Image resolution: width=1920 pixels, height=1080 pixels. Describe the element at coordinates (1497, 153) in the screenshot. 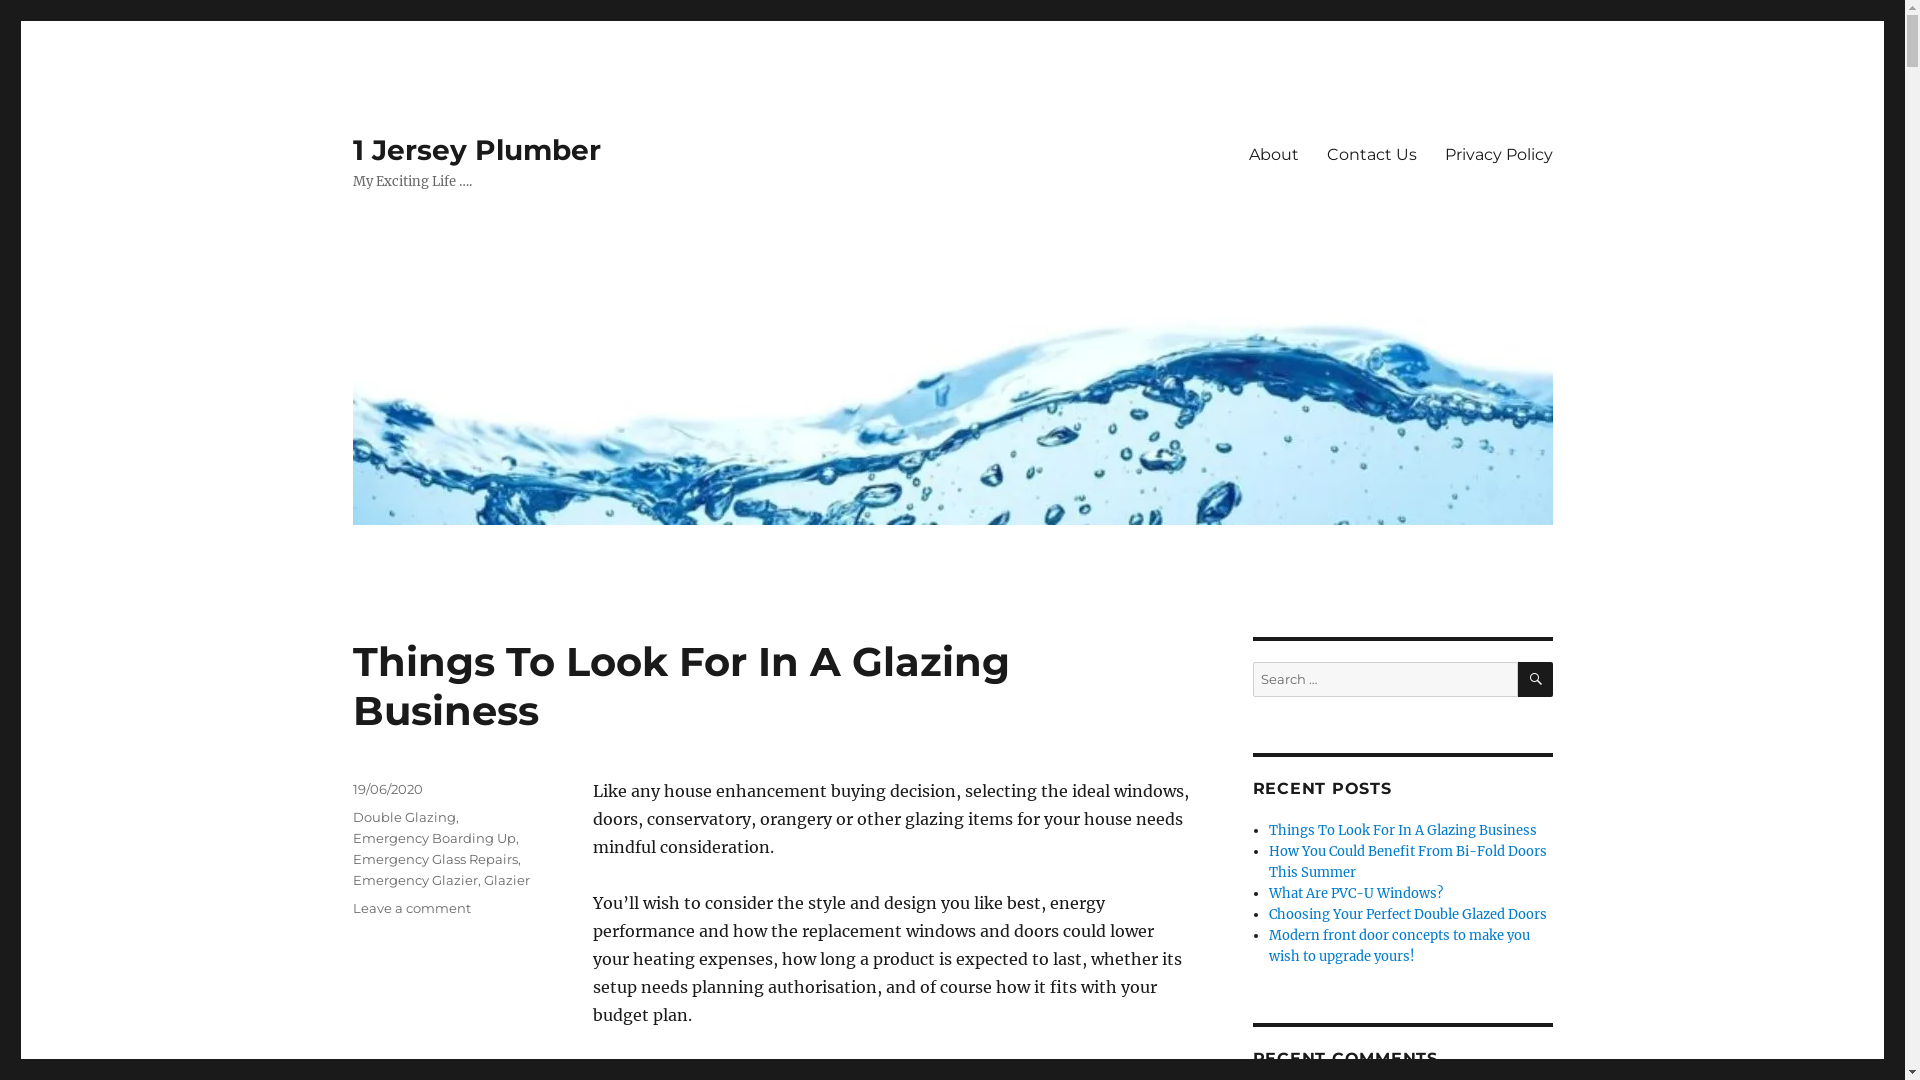

I see `'Privacy Policy'` at that location.